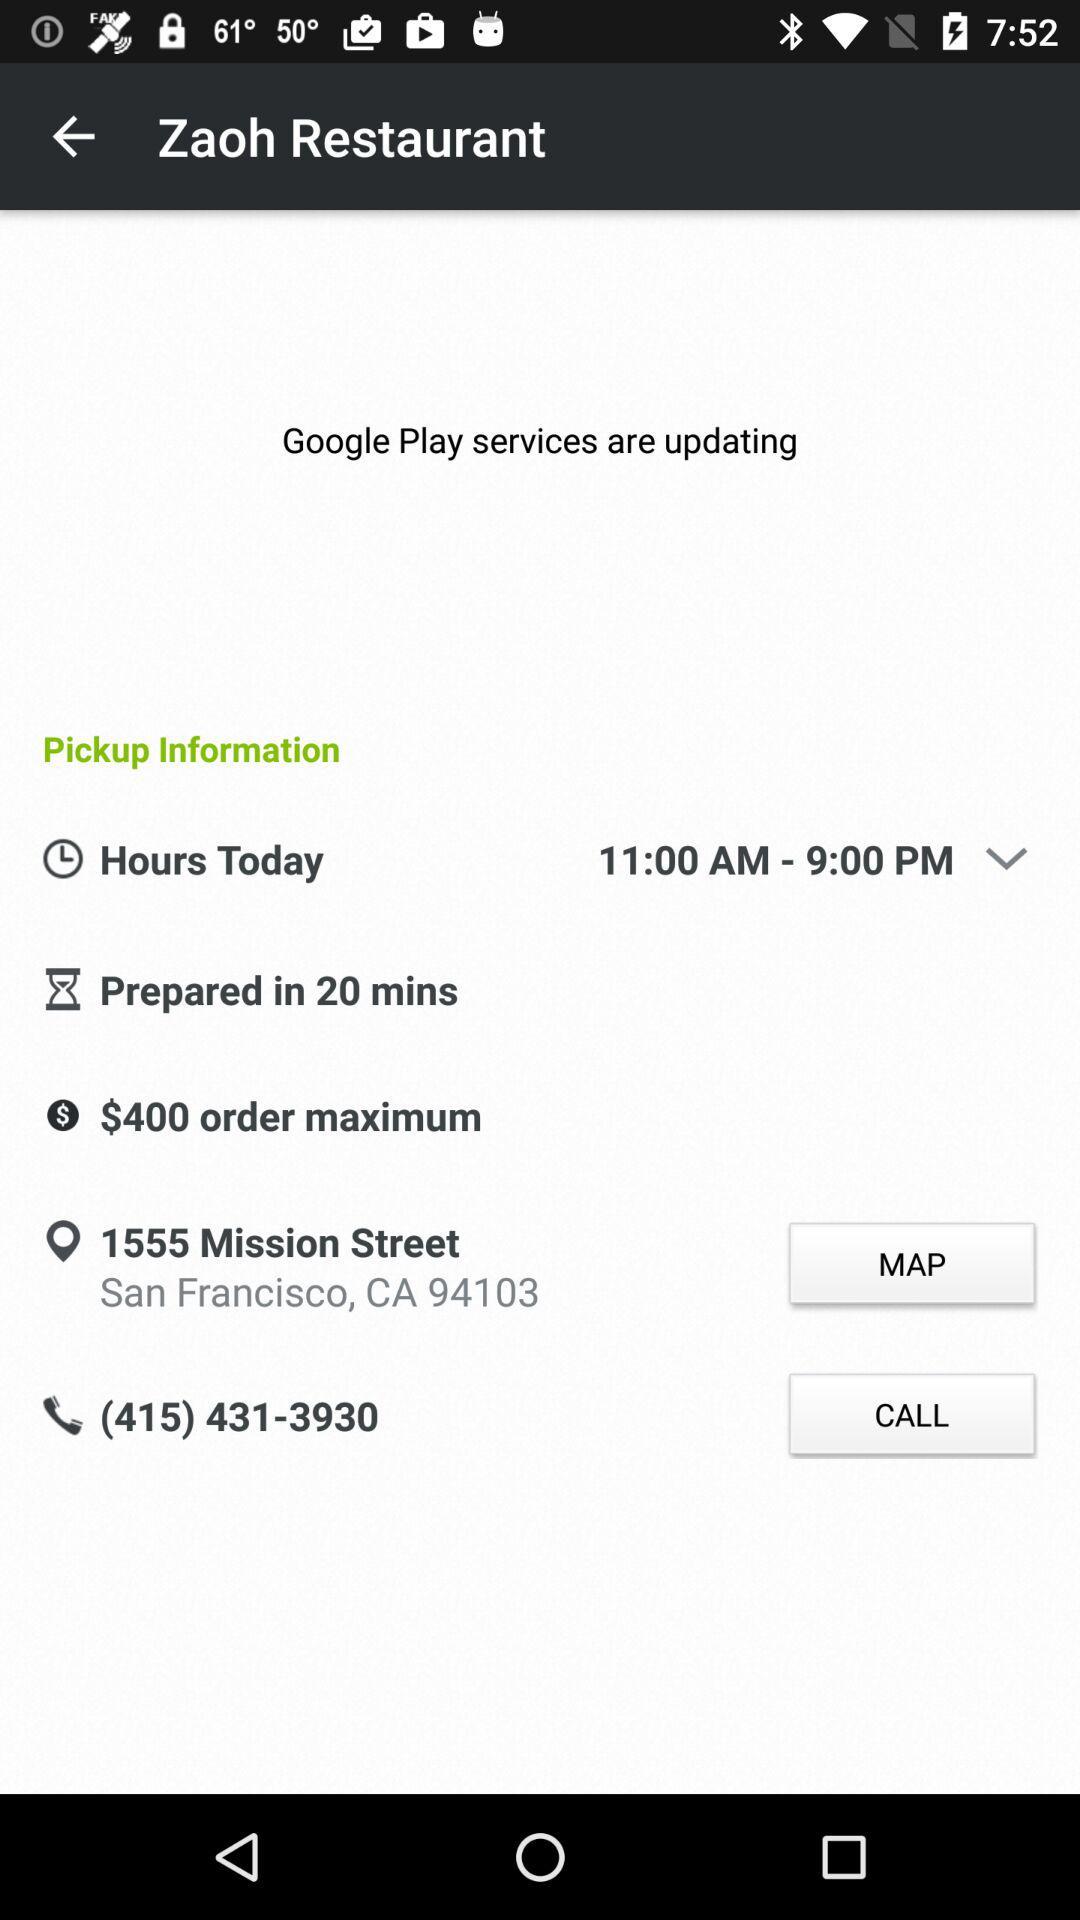  I want to click on the call, so click(911, 1414).